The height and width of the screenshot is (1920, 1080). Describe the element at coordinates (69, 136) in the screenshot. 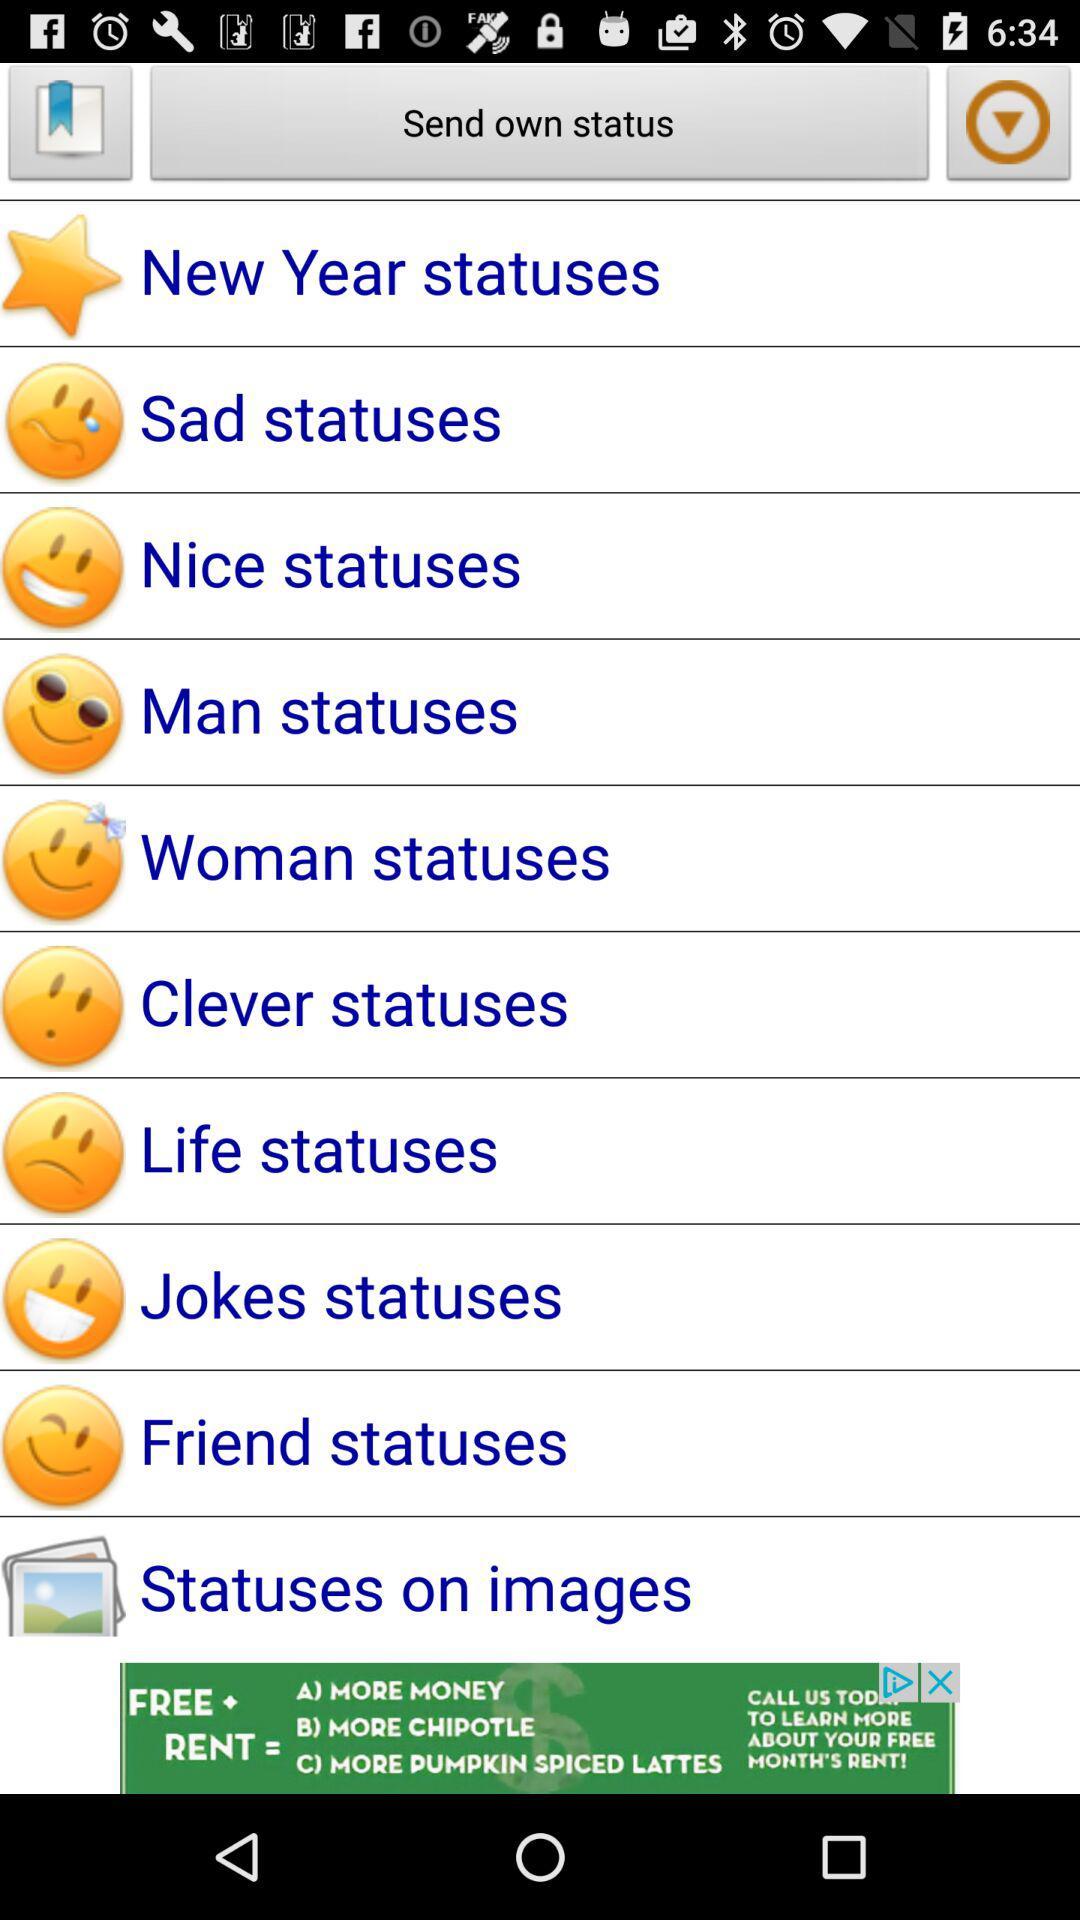

I see `the bookmark icon` at that location.